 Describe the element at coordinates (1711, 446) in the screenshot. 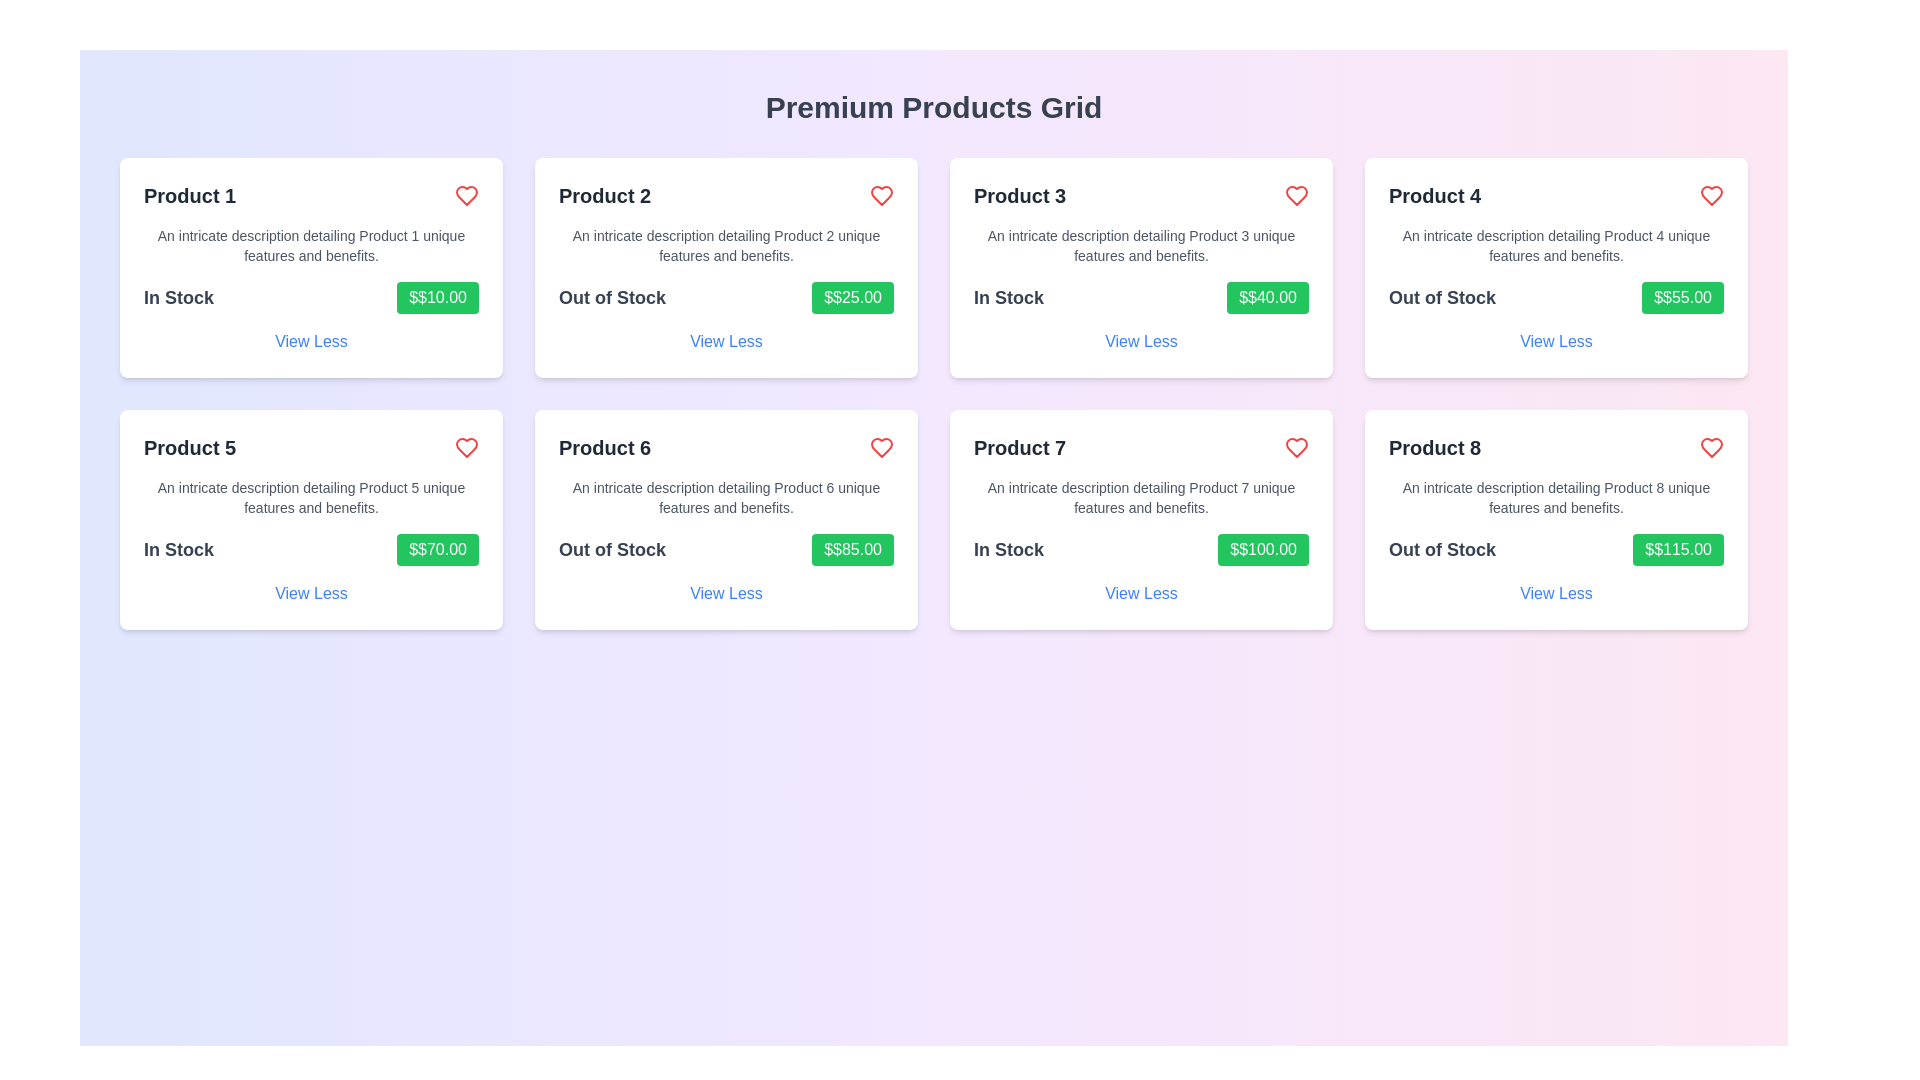

I see `the heart icon located at the top-right corner of the 'Product 8' card` at that location.